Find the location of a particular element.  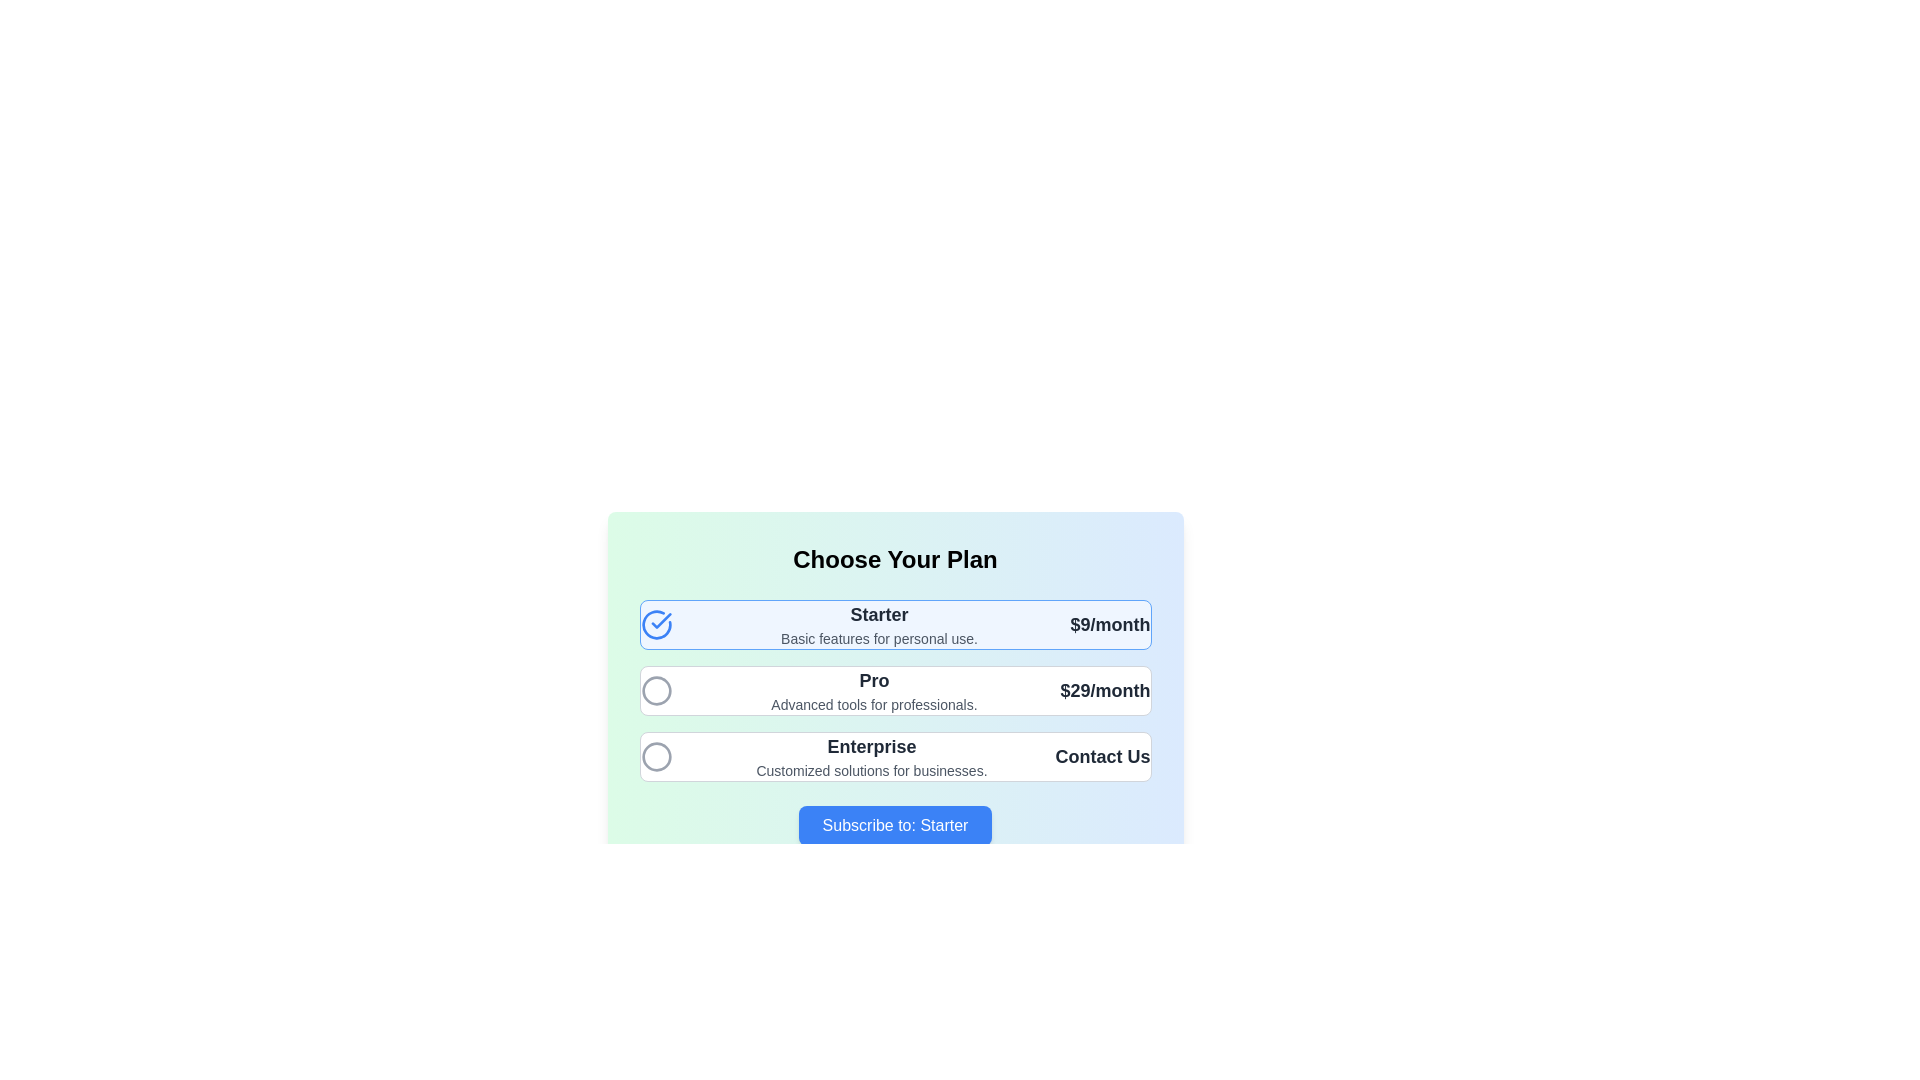

the circular graphical indicator for the 'Enterprise' subscription tier is located at coordinates (656, 756).